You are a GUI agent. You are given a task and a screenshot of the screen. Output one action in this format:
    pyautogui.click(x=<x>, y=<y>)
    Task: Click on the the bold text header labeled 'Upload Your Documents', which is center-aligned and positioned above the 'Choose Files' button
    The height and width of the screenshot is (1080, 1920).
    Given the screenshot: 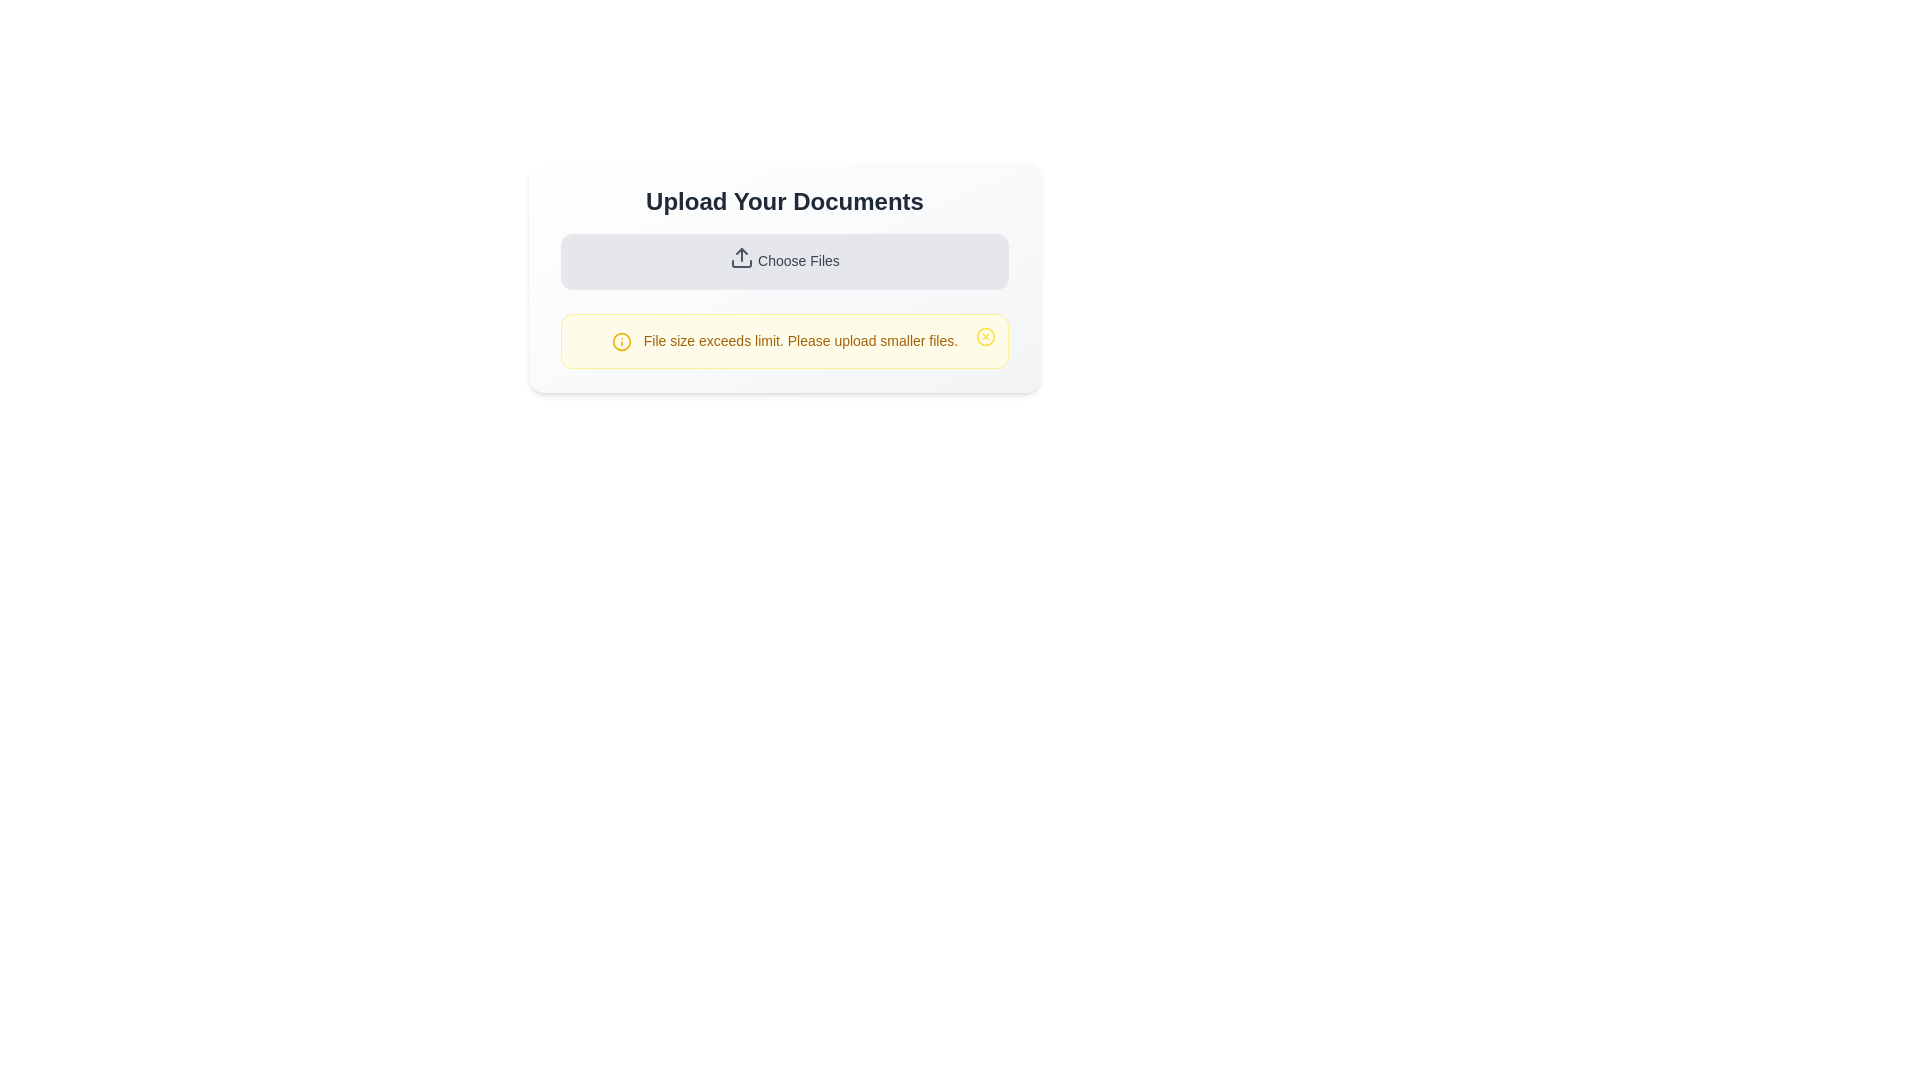 What is the action you would take?
    pyautogui.click(x=784, y=201)
    